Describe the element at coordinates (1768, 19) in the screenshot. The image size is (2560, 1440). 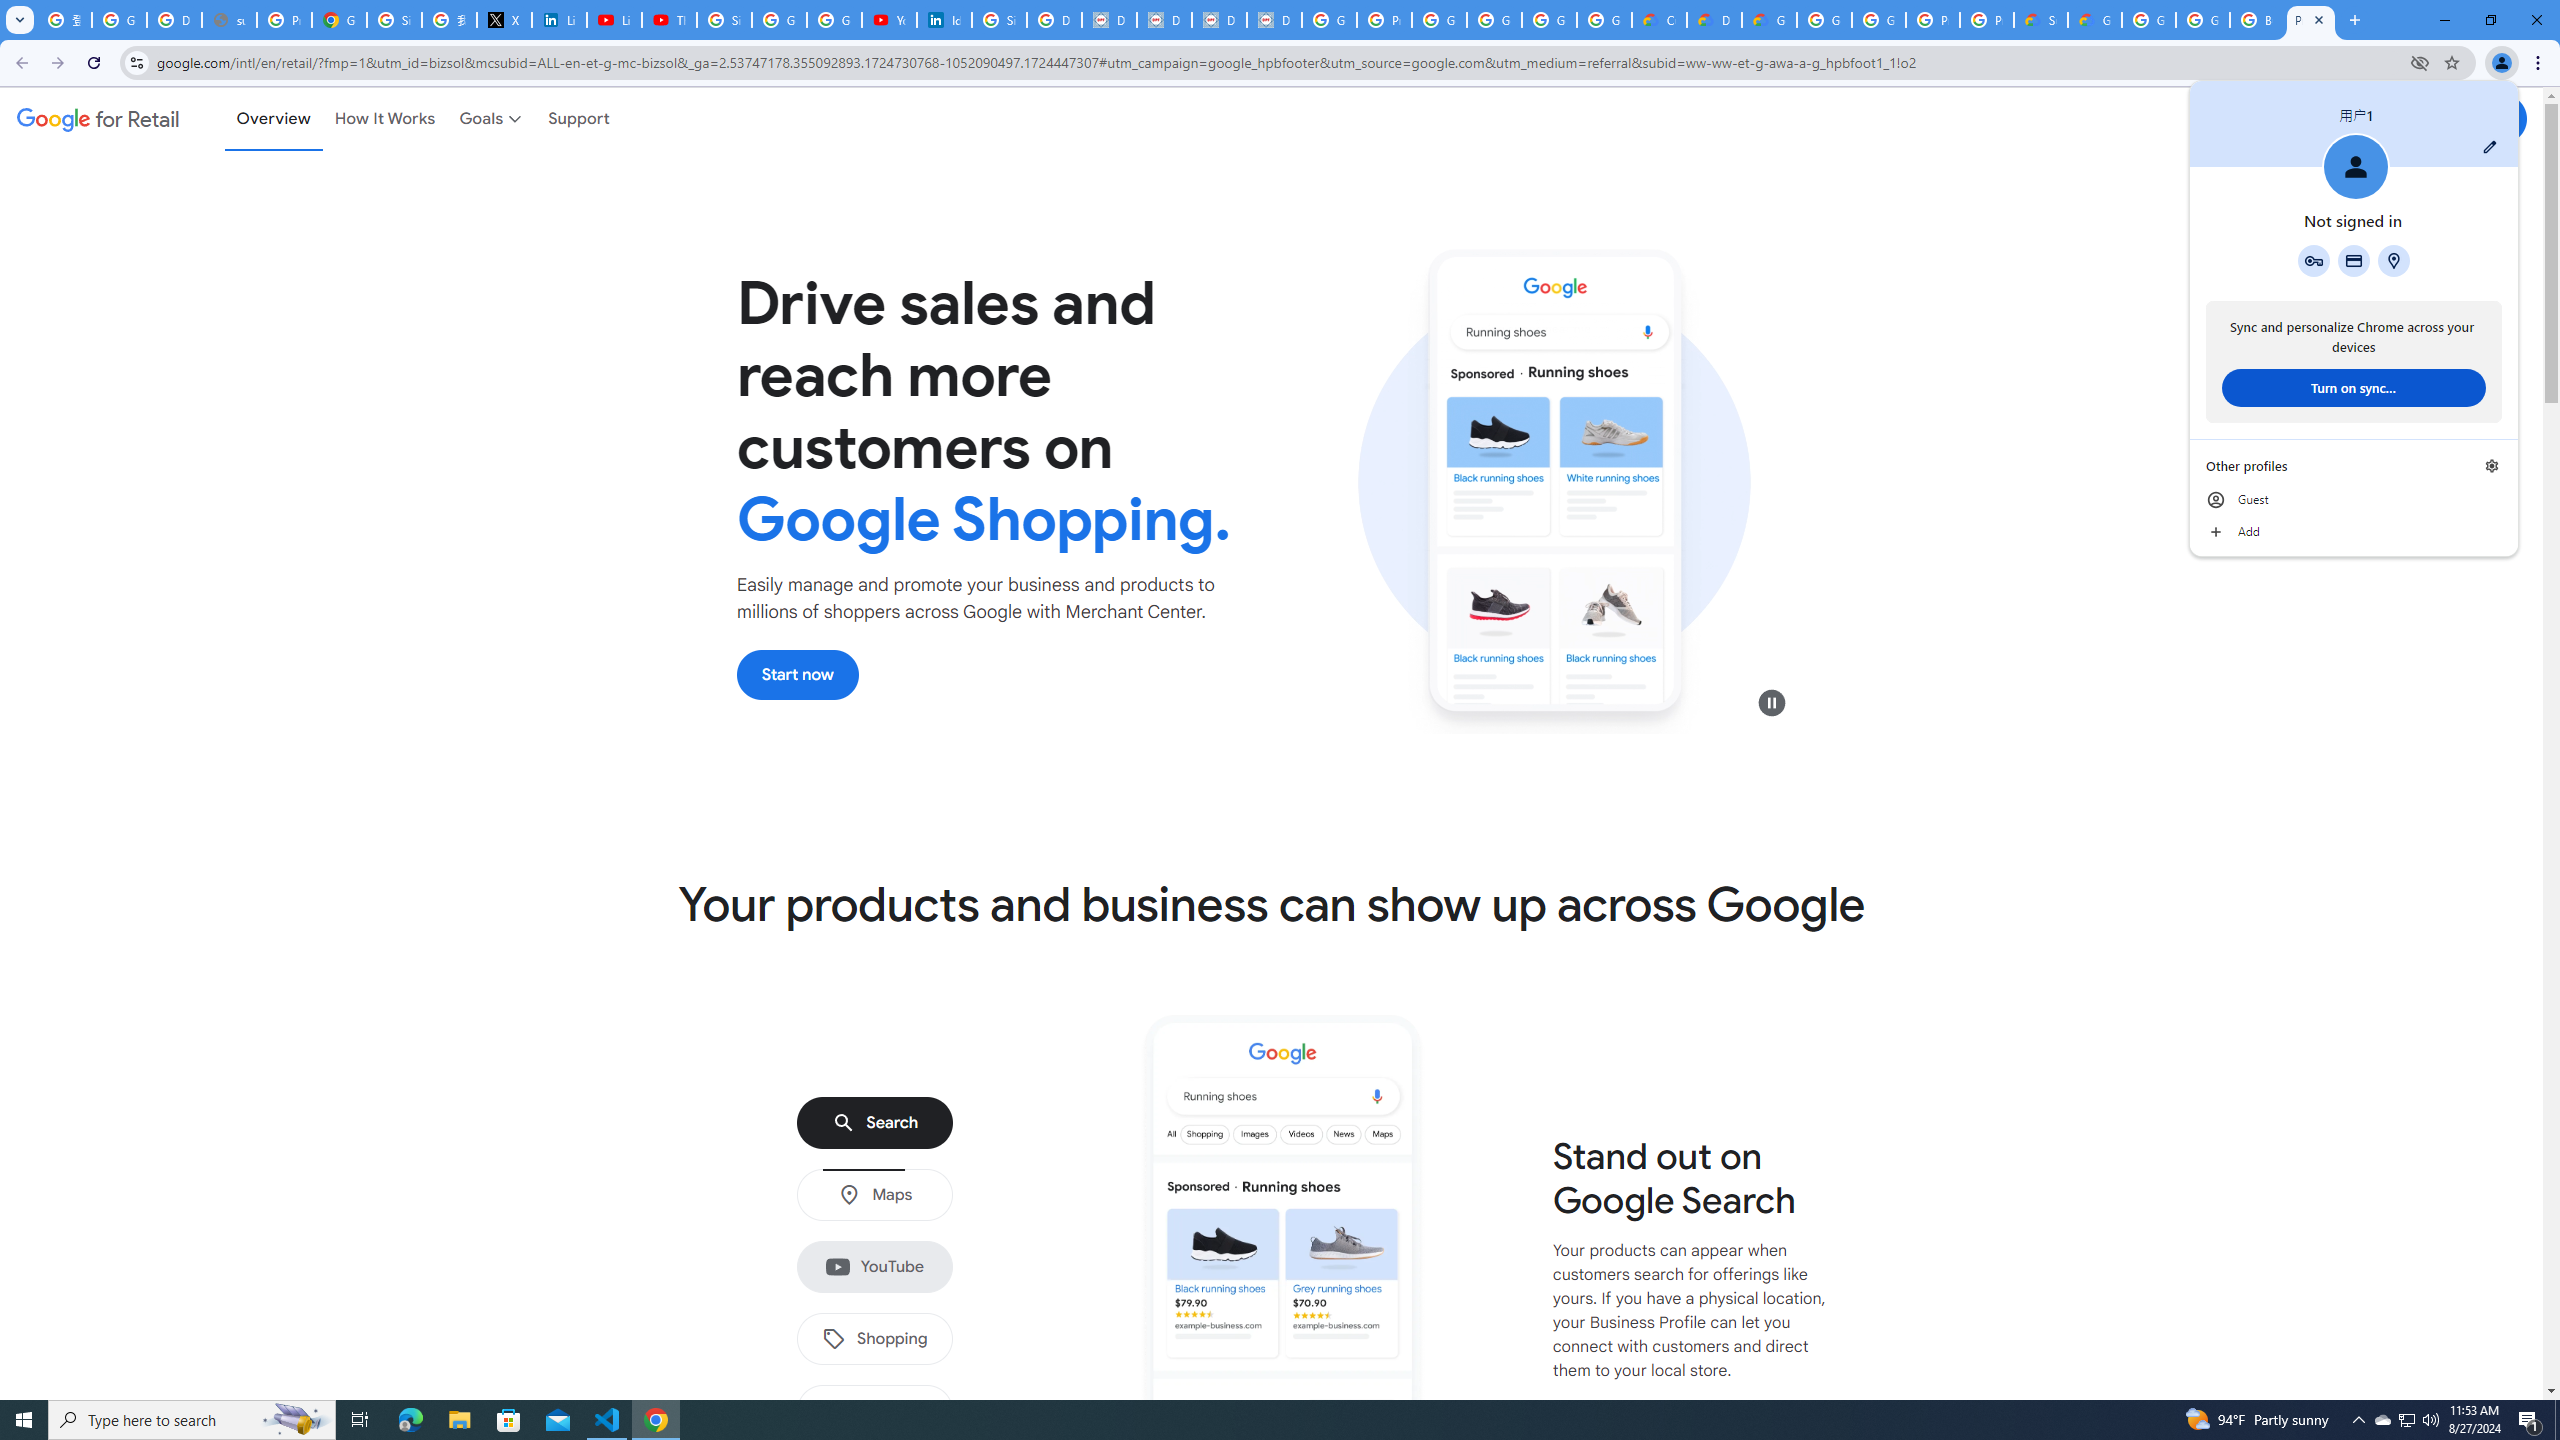
I see `'Gemini for Business and Developers | Google Cloud'` at that location.